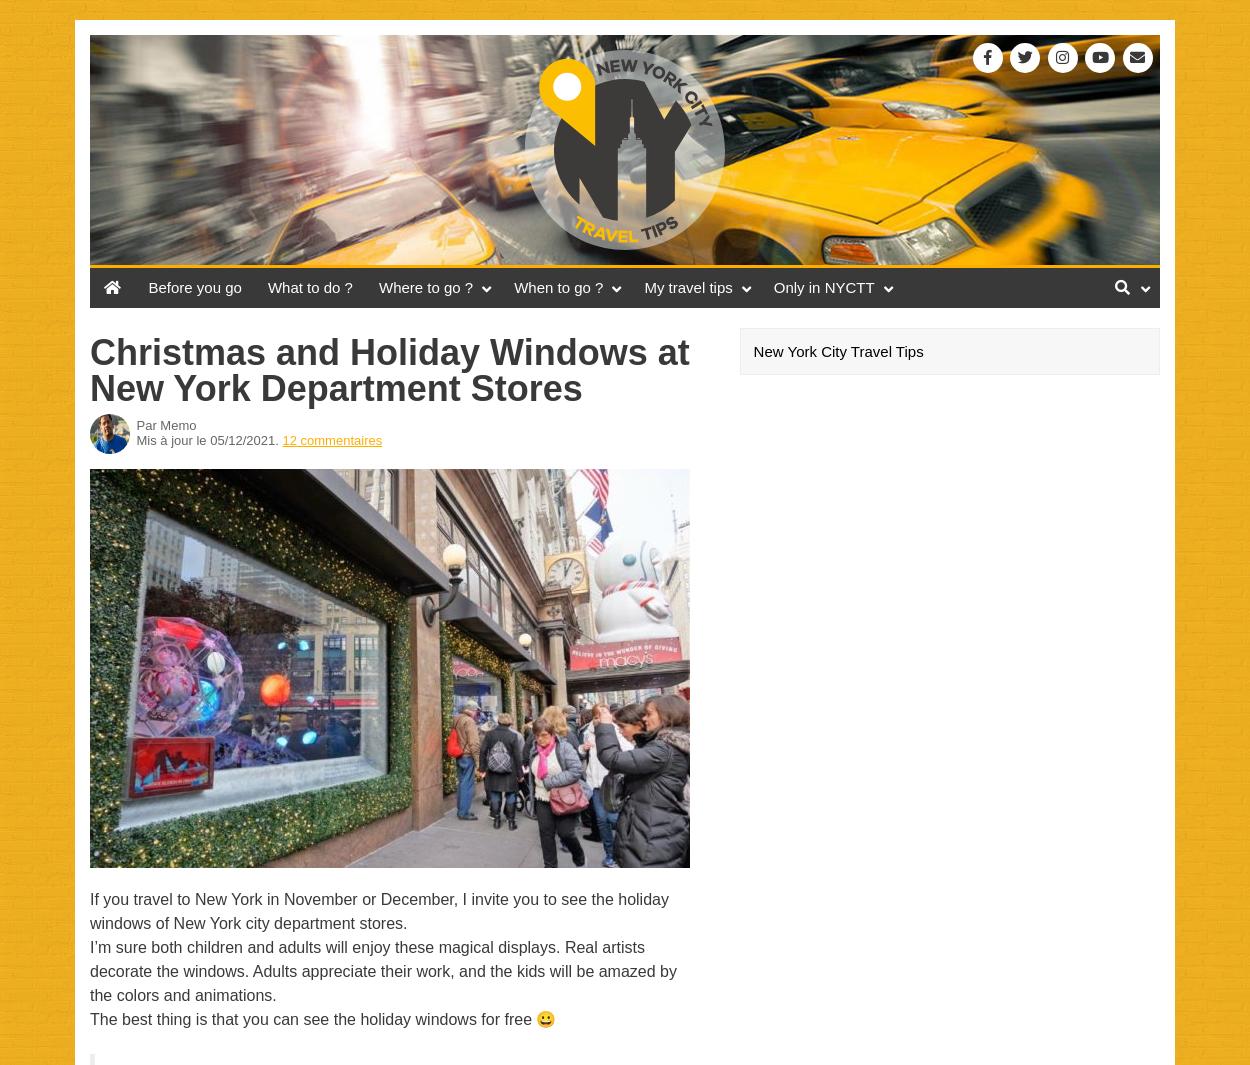  I want to click on '08/29/2018 at 5:34 am', so click(260, 1029).